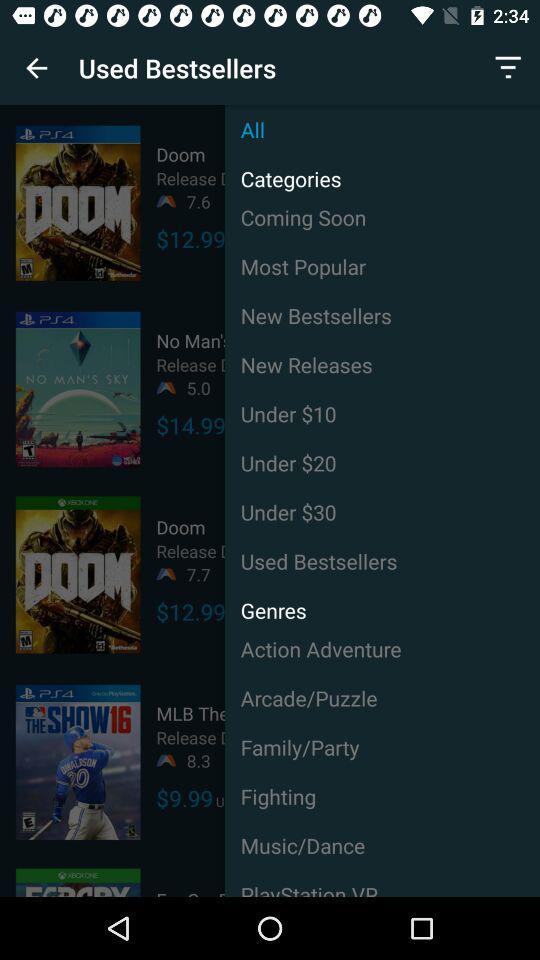 This screenshot has width=540, height=960. Describe the element at coordinates (382, 796) in the screenshot. I see `item next to $9.99` at that location.